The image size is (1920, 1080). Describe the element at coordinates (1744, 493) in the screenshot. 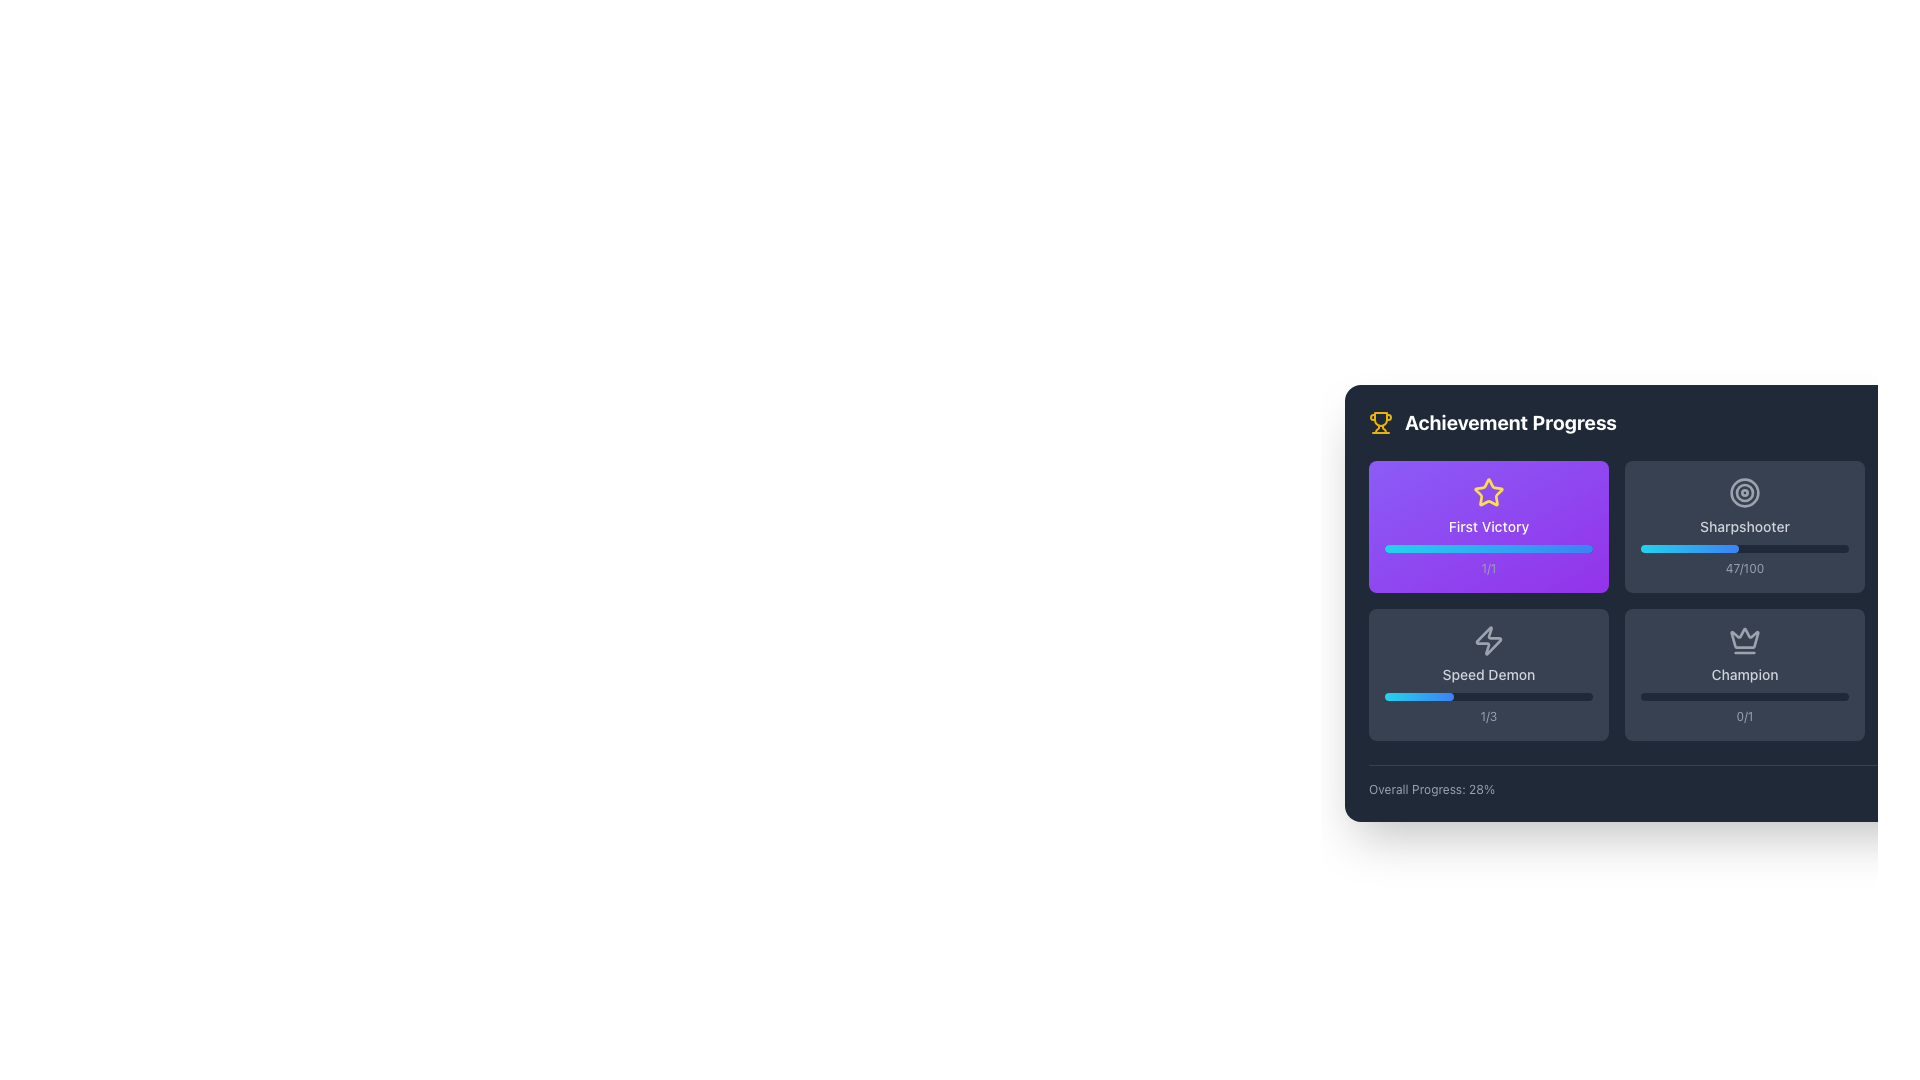

I see `the circular target icon with a gray outline located at the top-center of the 'Sharpshooter' card in the 'Achievement Progress' section` at that location.